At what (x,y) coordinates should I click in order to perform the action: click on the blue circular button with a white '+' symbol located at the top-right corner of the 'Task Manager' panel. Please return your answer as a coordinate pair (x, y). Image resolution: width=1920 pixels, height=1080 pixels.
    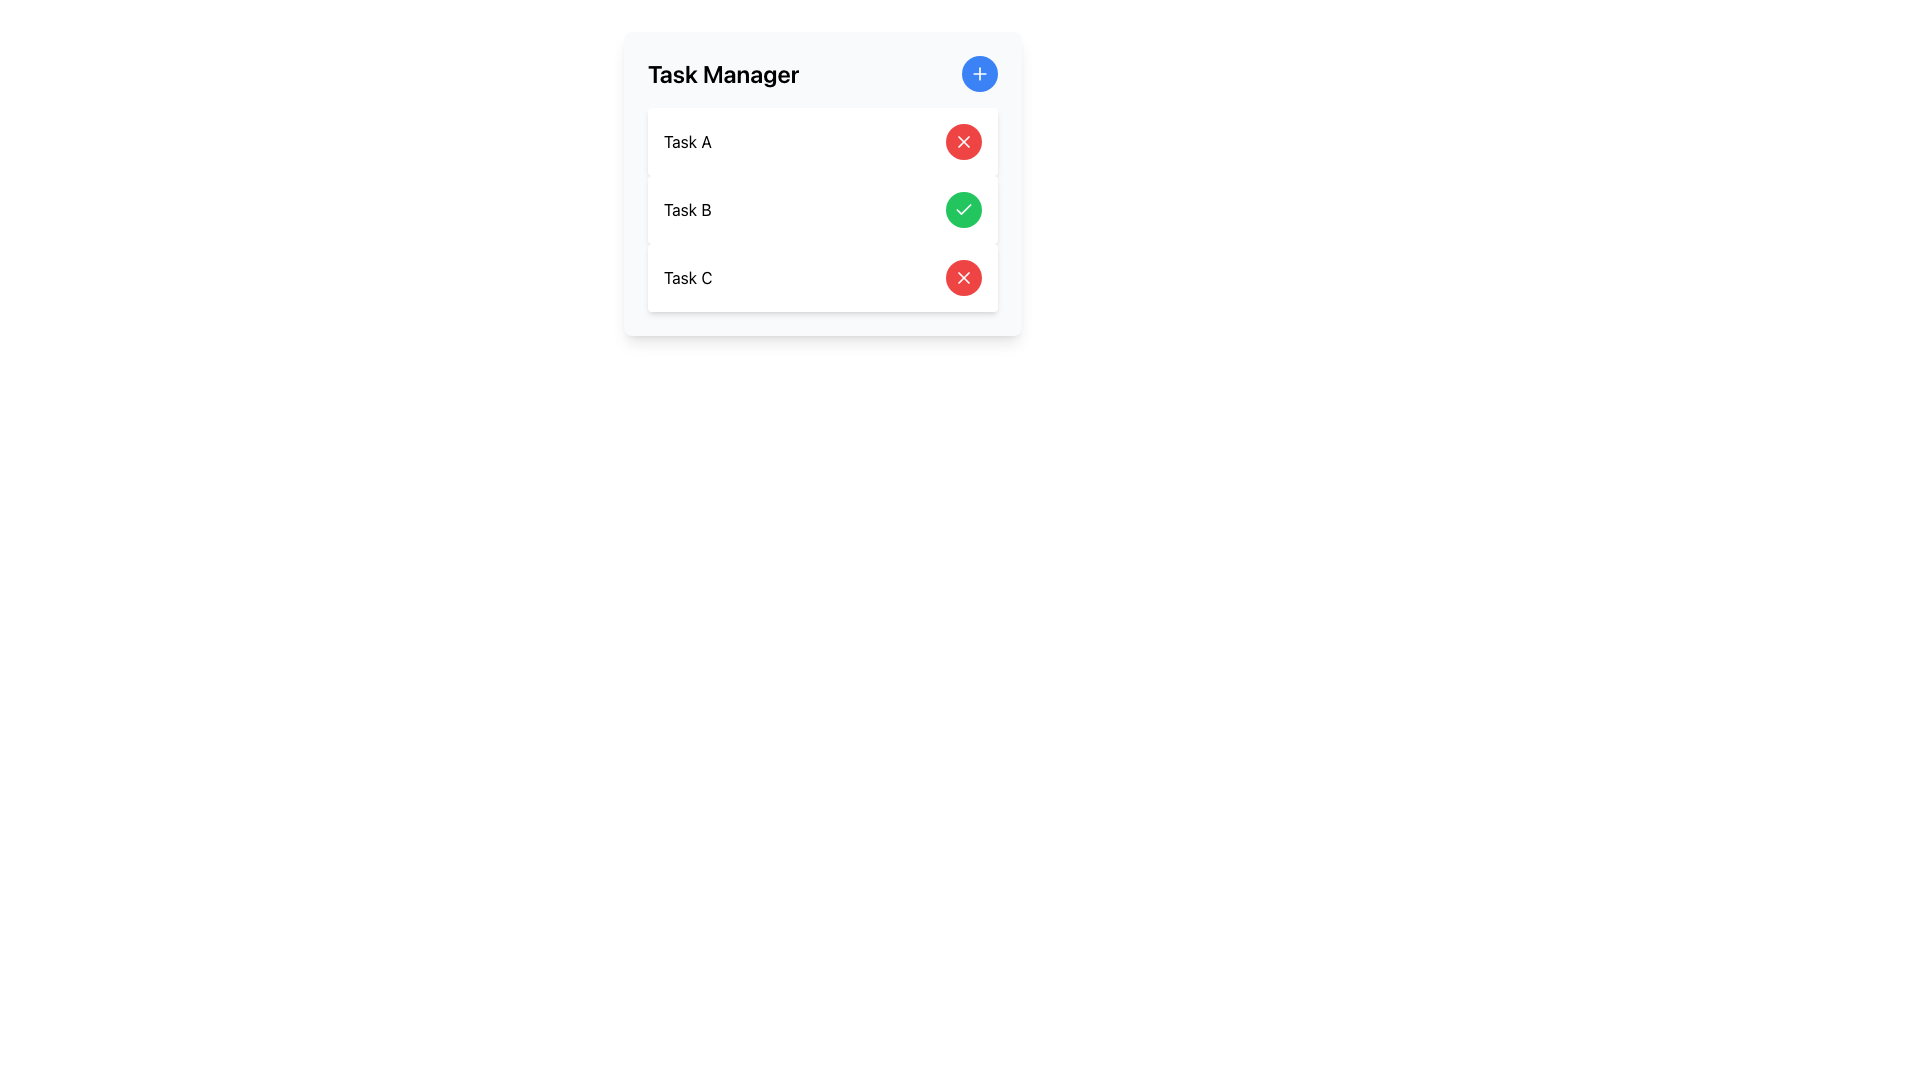
    Looking at the image, I should click on (979, 72).